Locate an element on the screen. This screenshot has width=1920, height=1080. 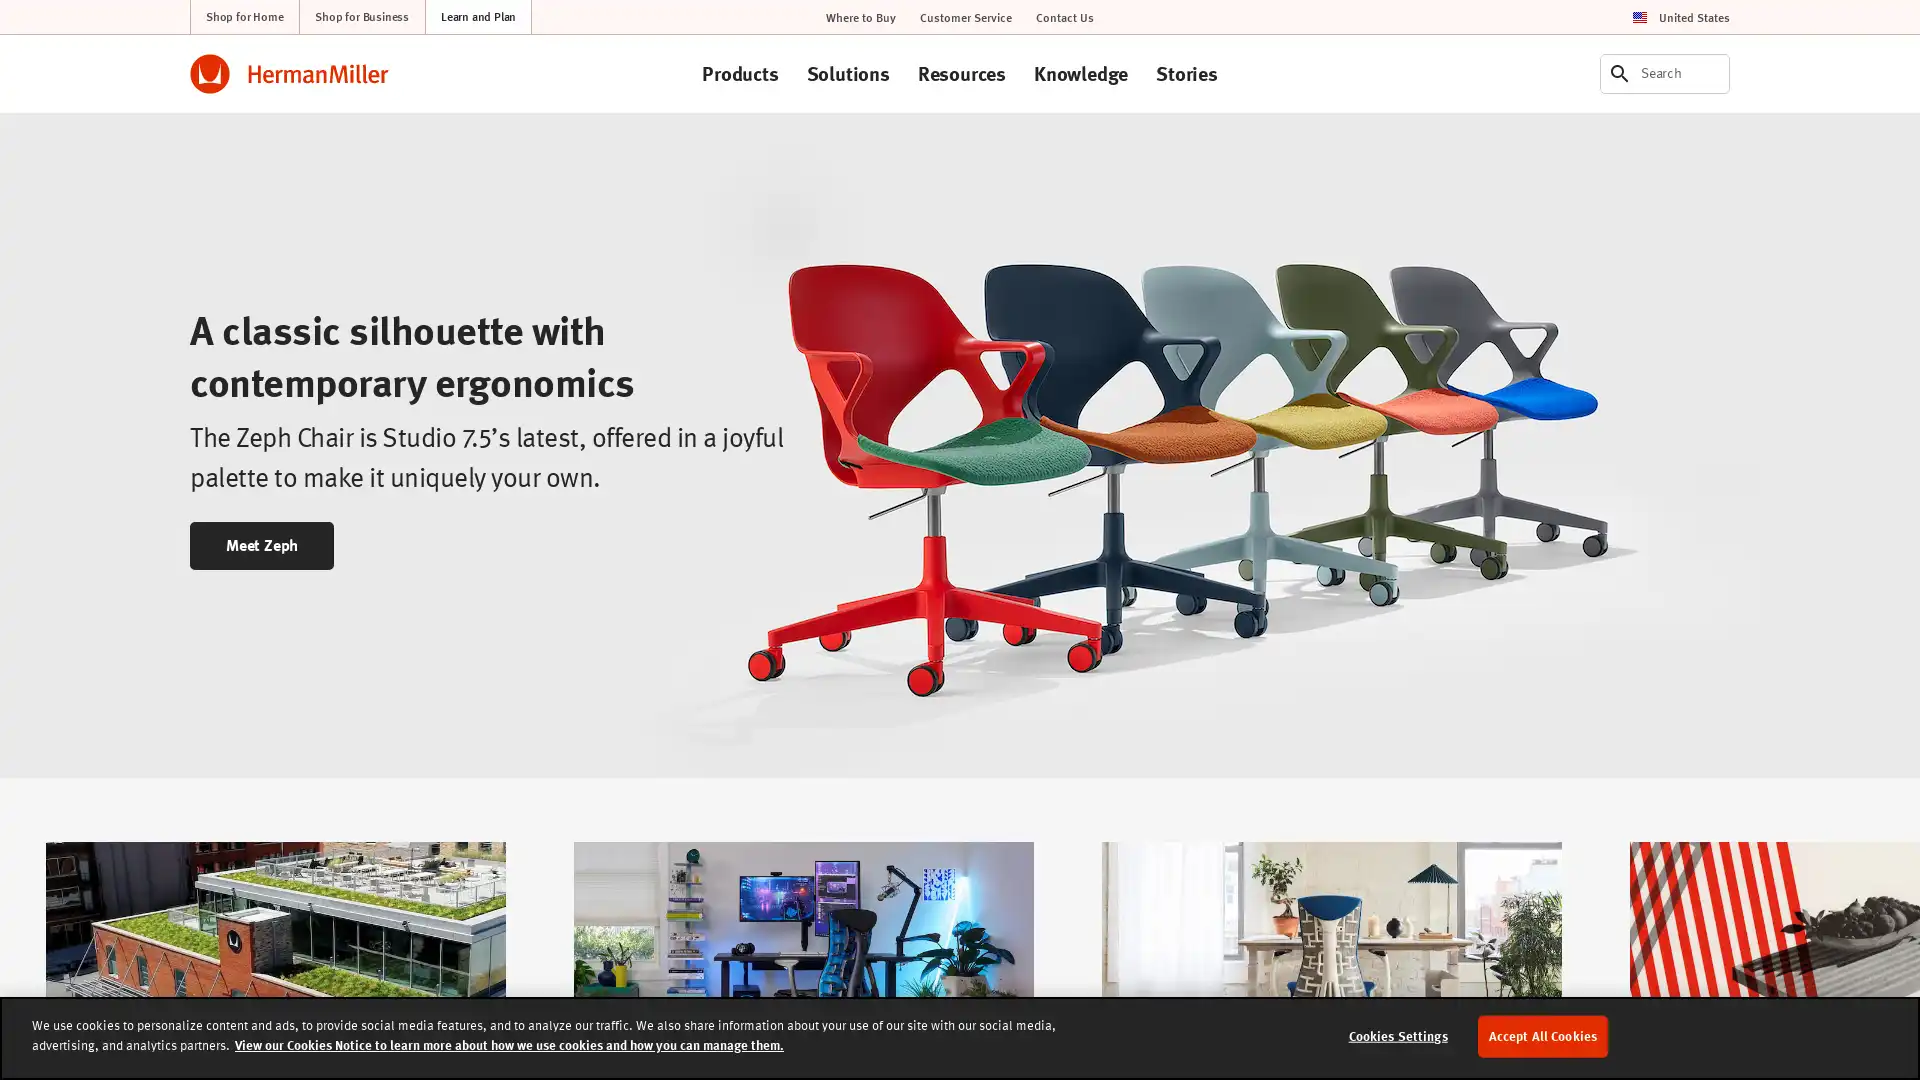
Cookies Settings is located at coordinates (1396, 1035).